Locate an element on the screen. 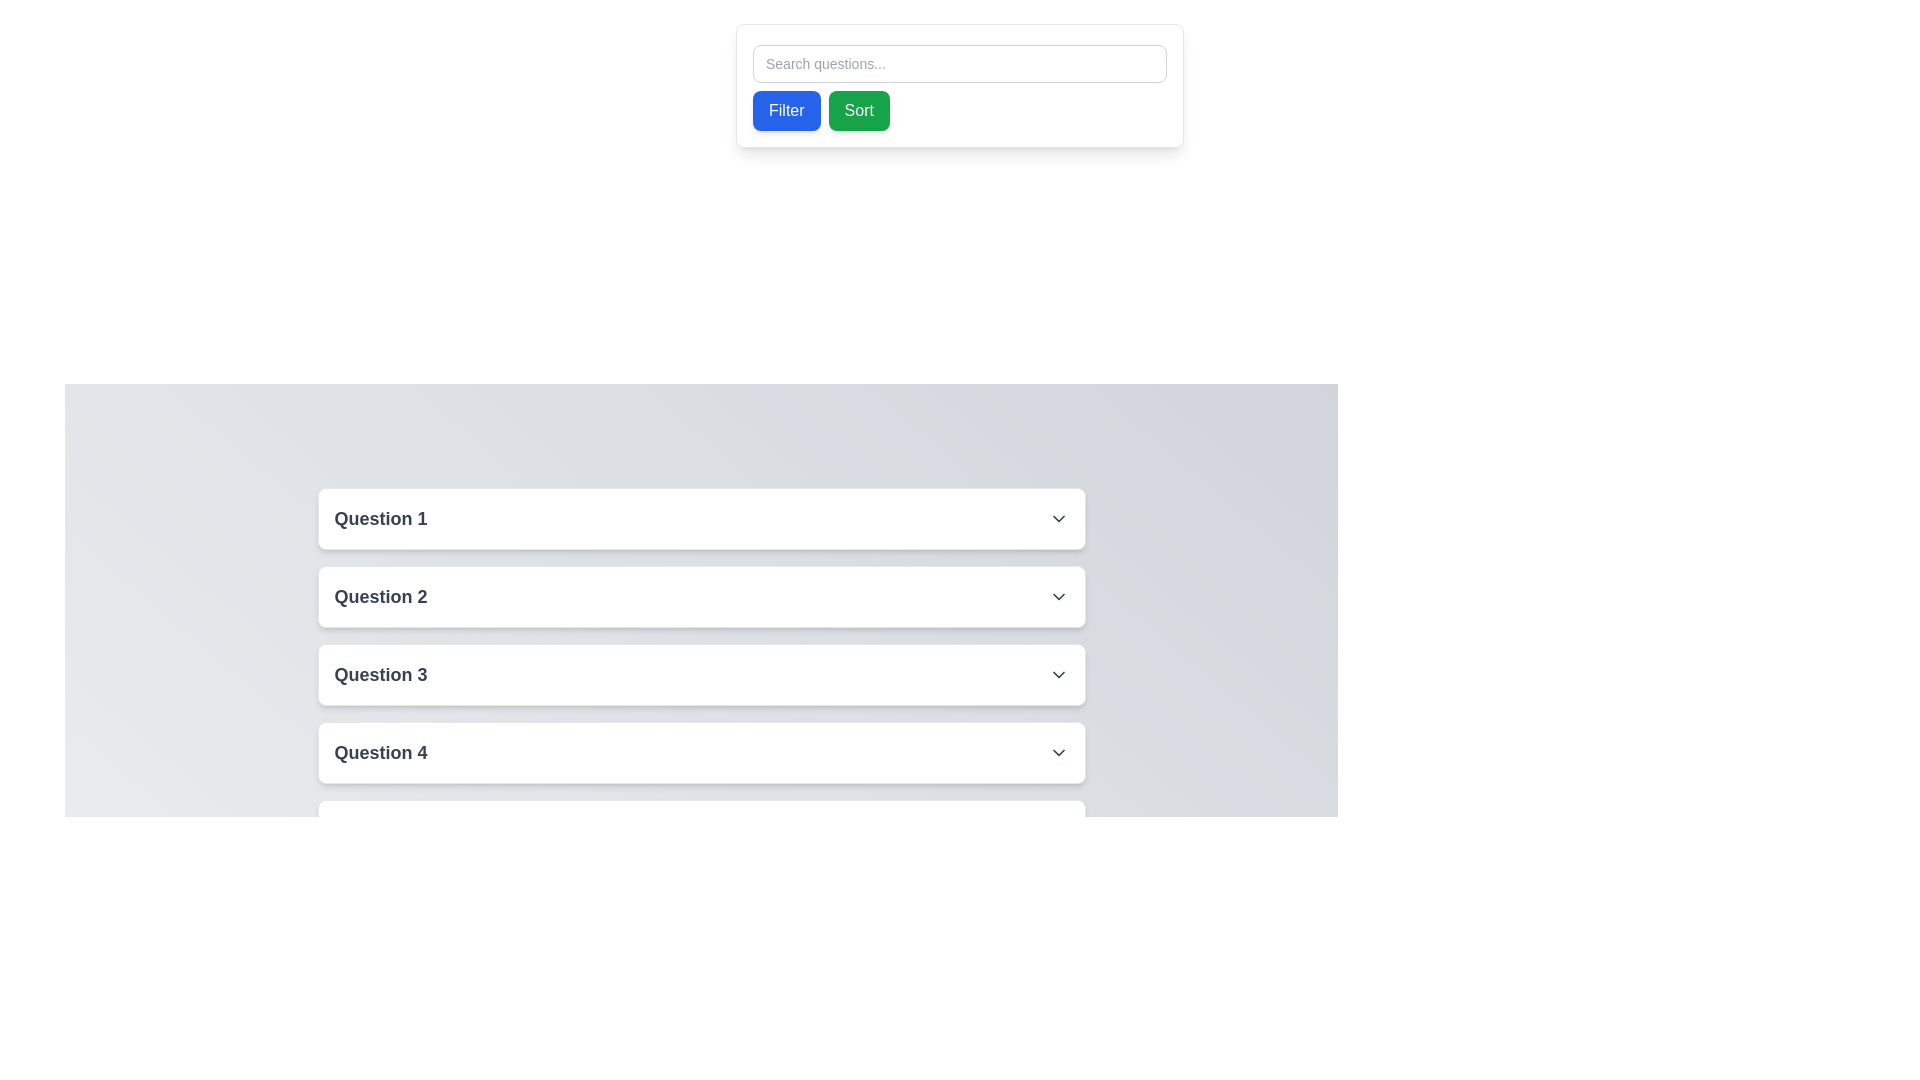 This screenshot has height=1080, width=1920. the first expandable list item labeled 'Question 1' is located at coordinates (701, 518).